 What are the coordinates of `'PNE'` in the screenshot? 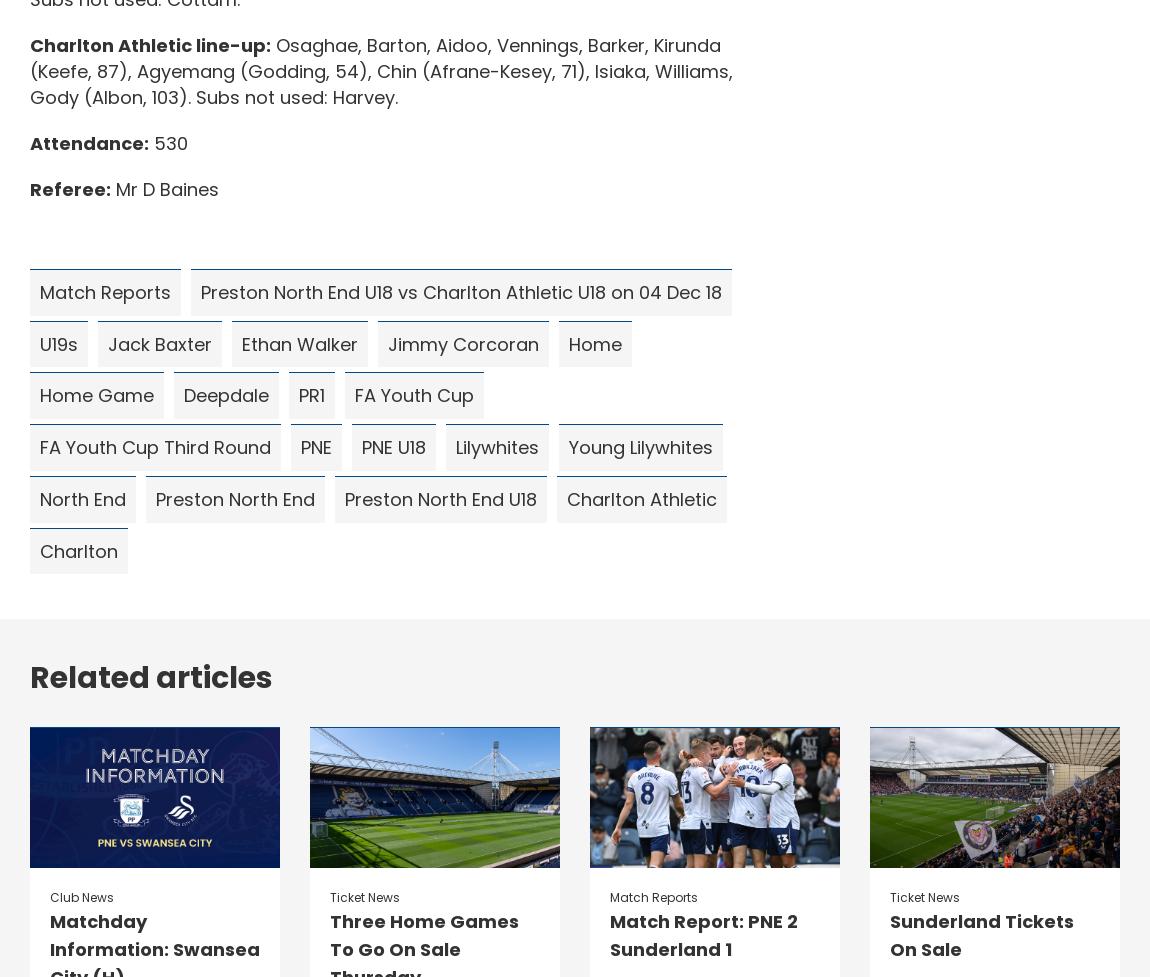 It's located at (316, 447).